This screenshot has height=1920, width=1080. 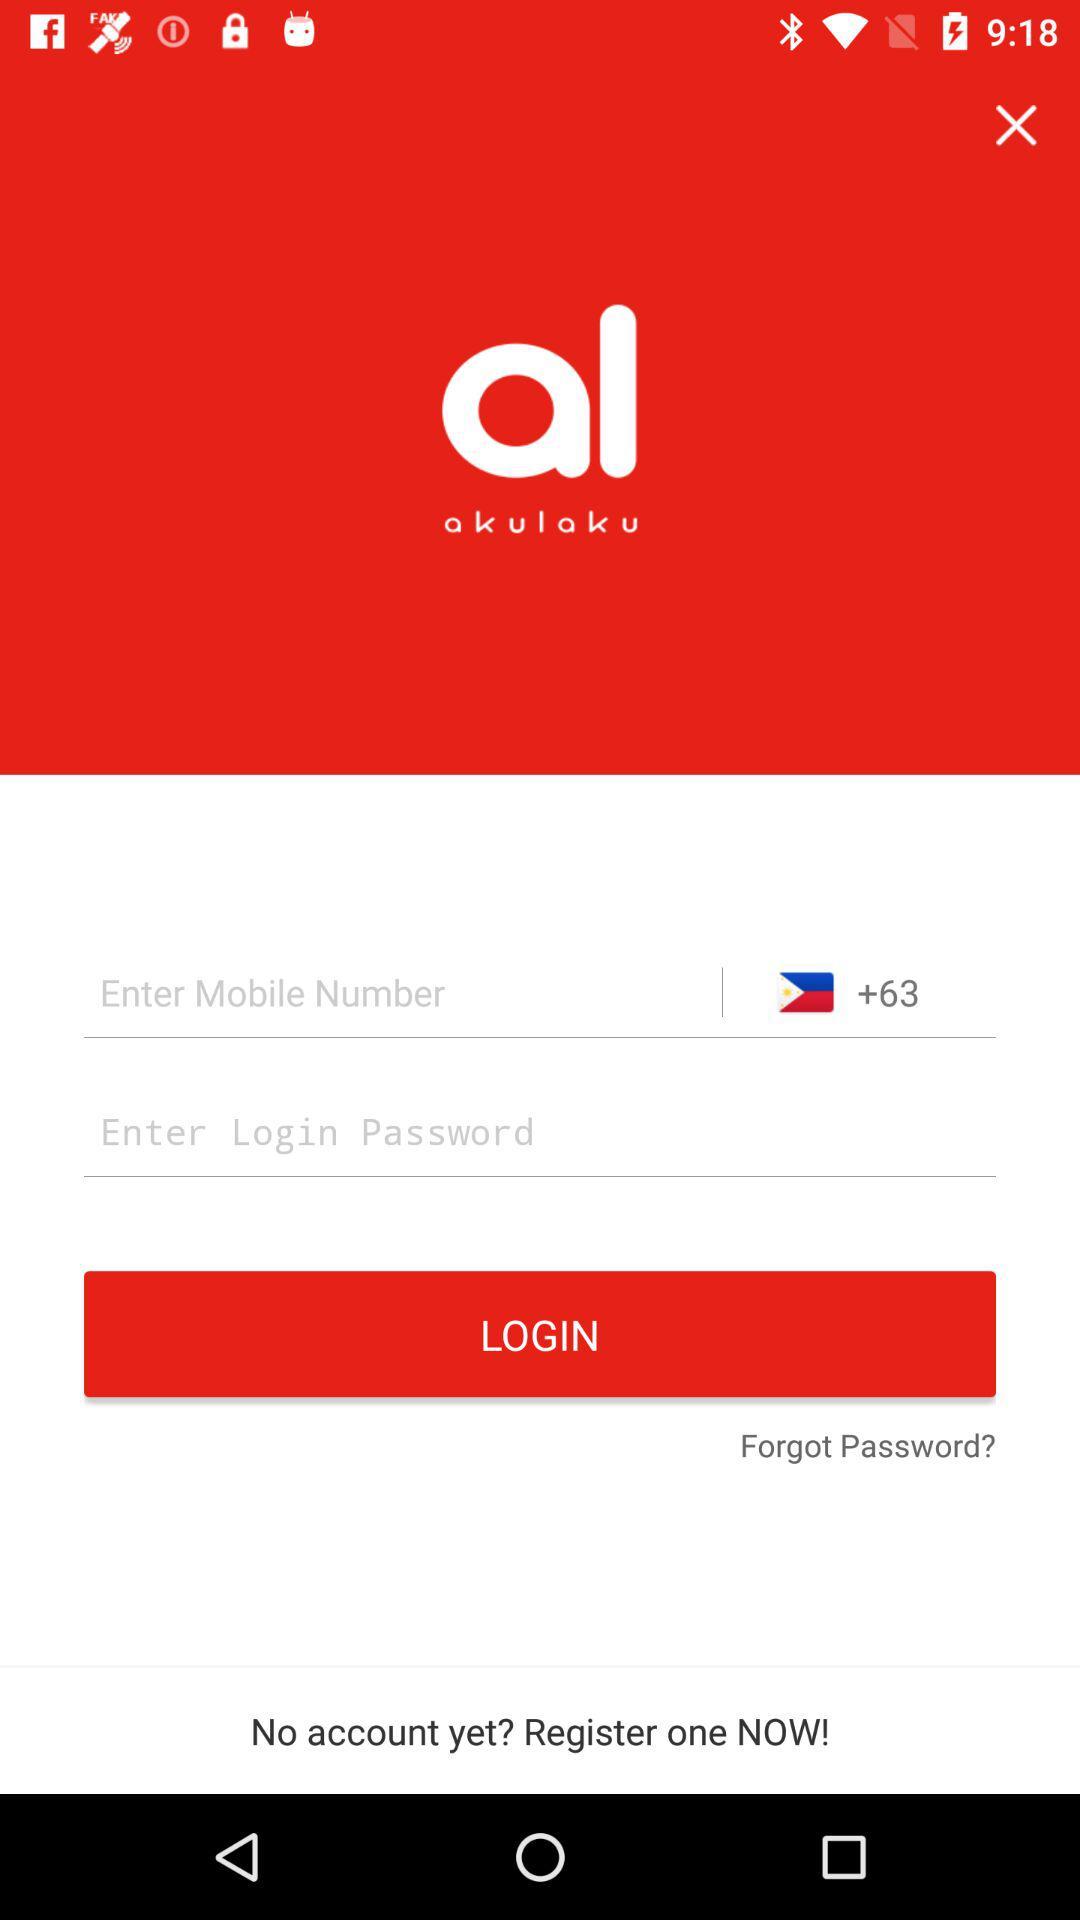 What do you see at coordinates (1017, 124) in the screenshot?
I see `the item at the top right corner` at bounding box center [1017, 124].